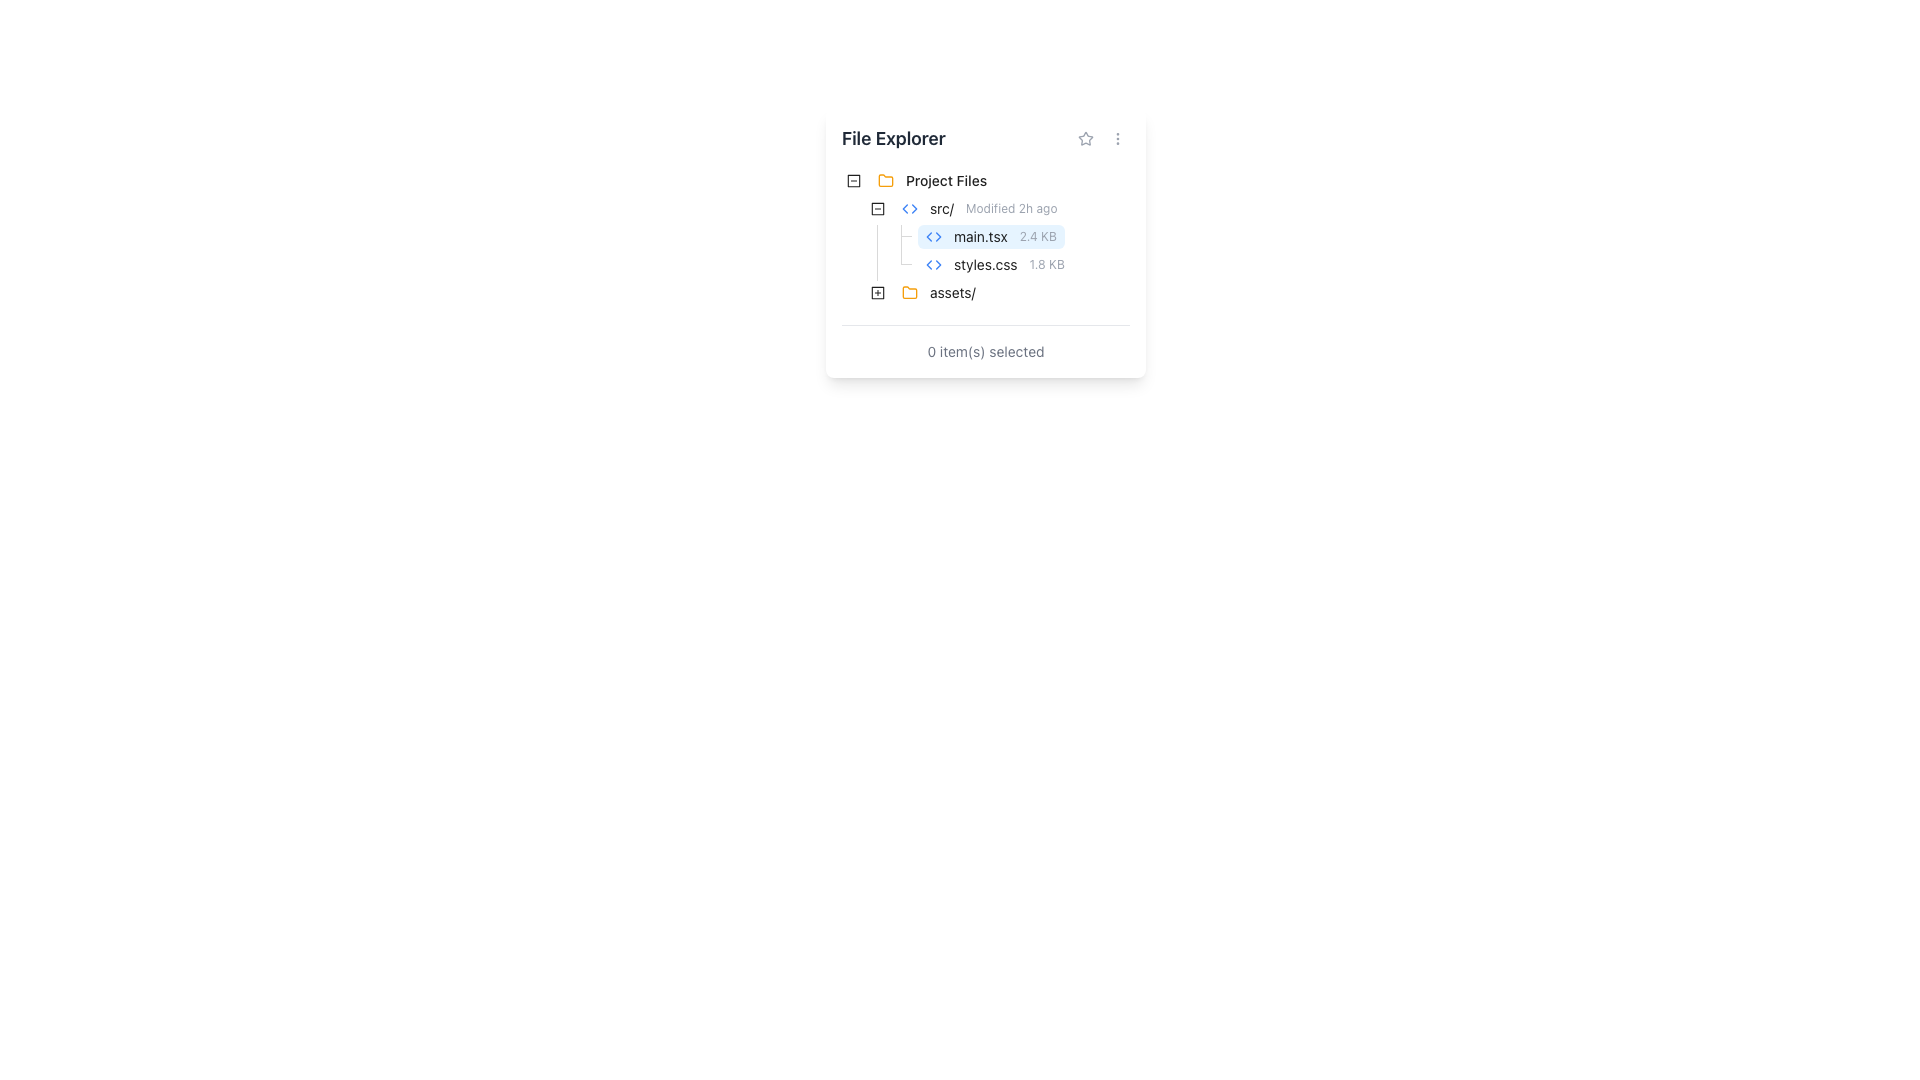 The image size is (1920, 1080). I want to click on the star icon located in the top-right corner of the file explorer widget, which likely serves as a favorite or status indicator, so click(1084, 137).